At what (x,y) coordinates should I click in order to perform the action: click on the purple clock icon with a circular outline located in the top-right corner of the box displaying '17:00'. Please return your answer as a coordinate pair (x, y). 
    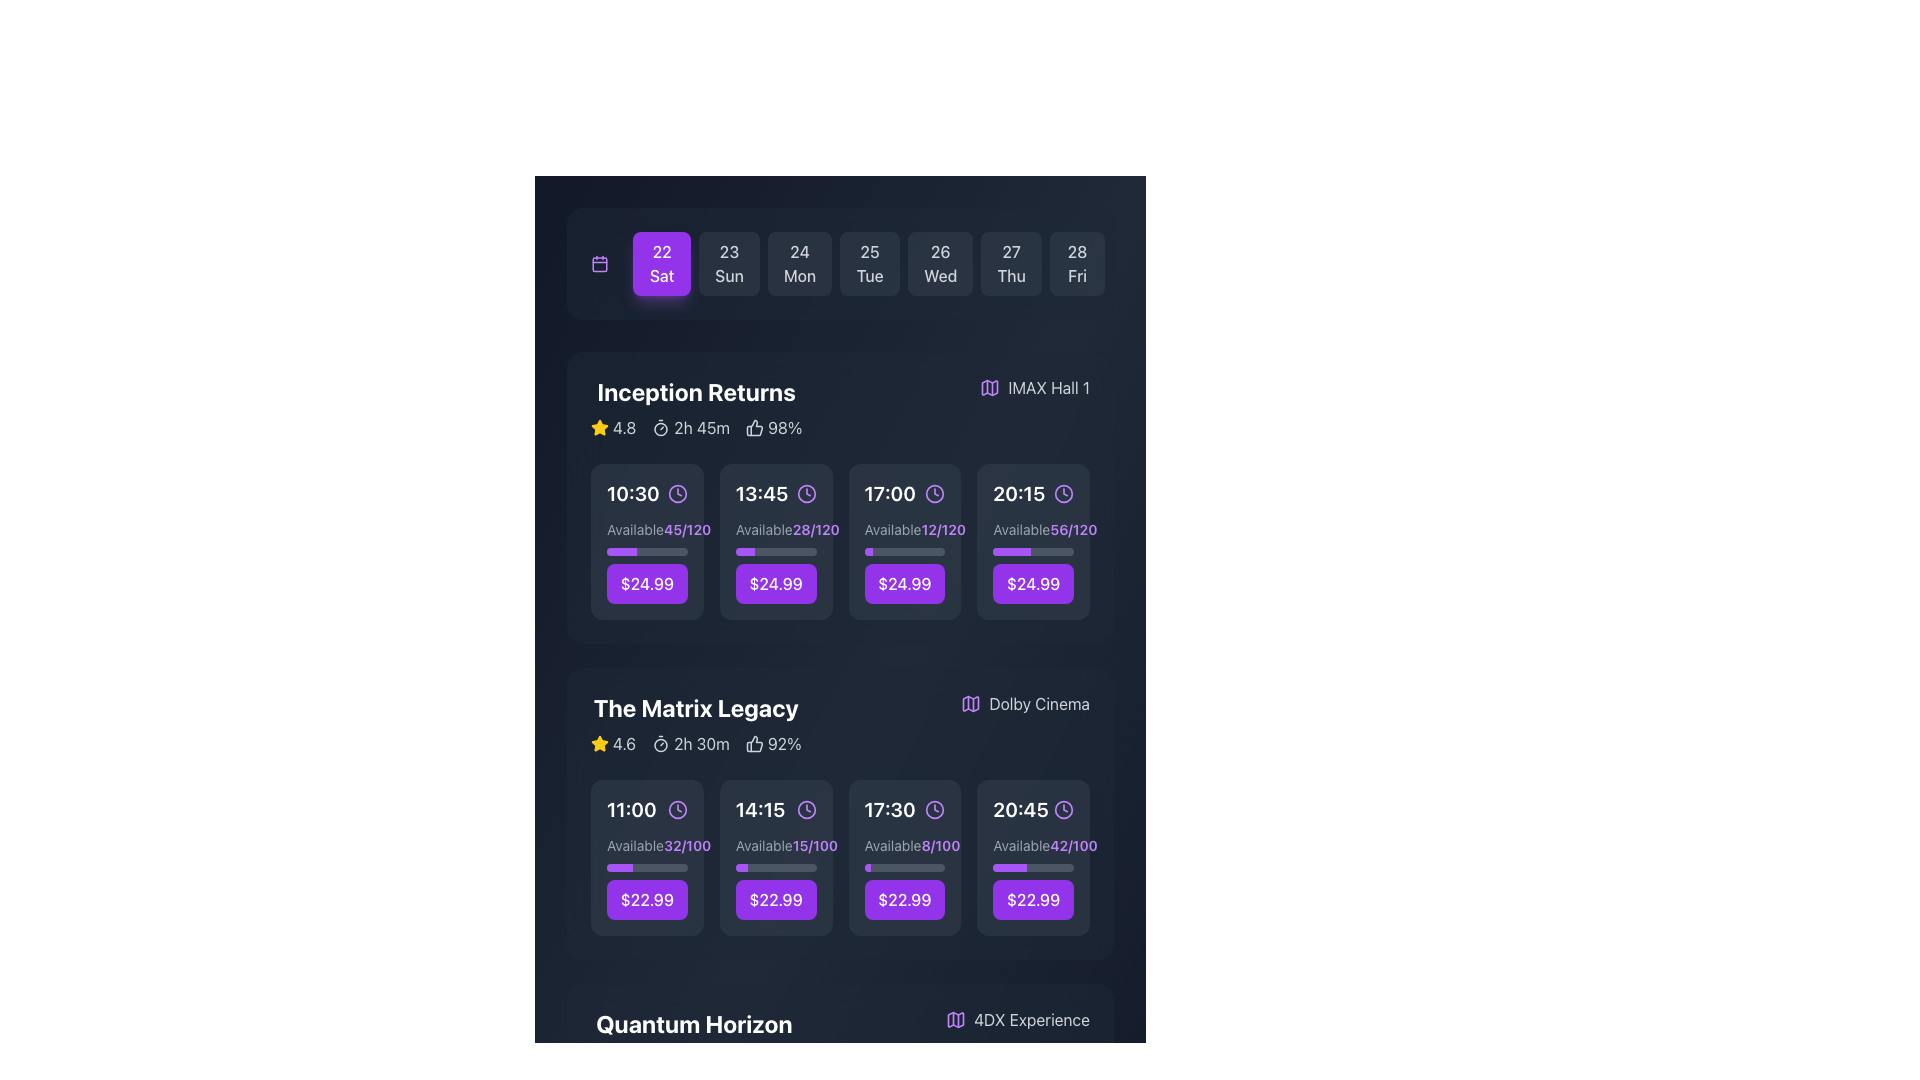
    Looking at the image, I should click on (934, 493).